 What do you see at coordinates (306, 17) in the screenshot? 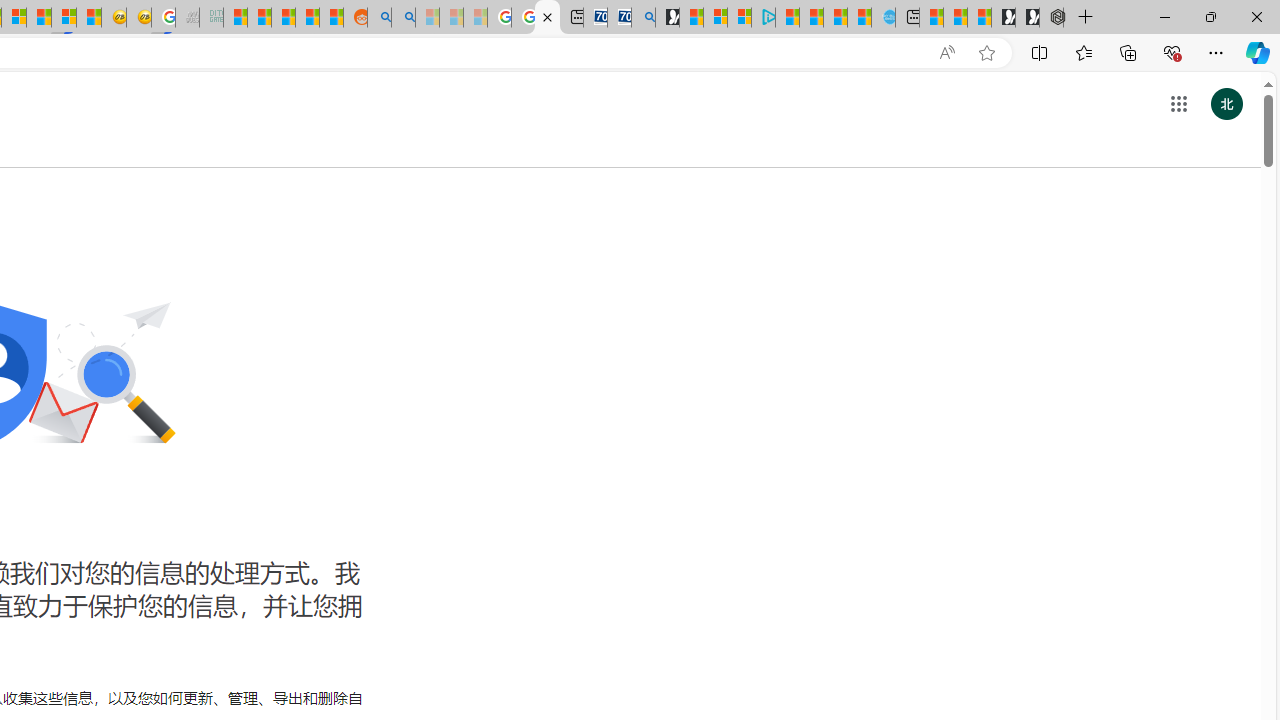
I see `'Student Loan Update: Forgiveness Program Ends This Month'` at bounding box center [306, 17].